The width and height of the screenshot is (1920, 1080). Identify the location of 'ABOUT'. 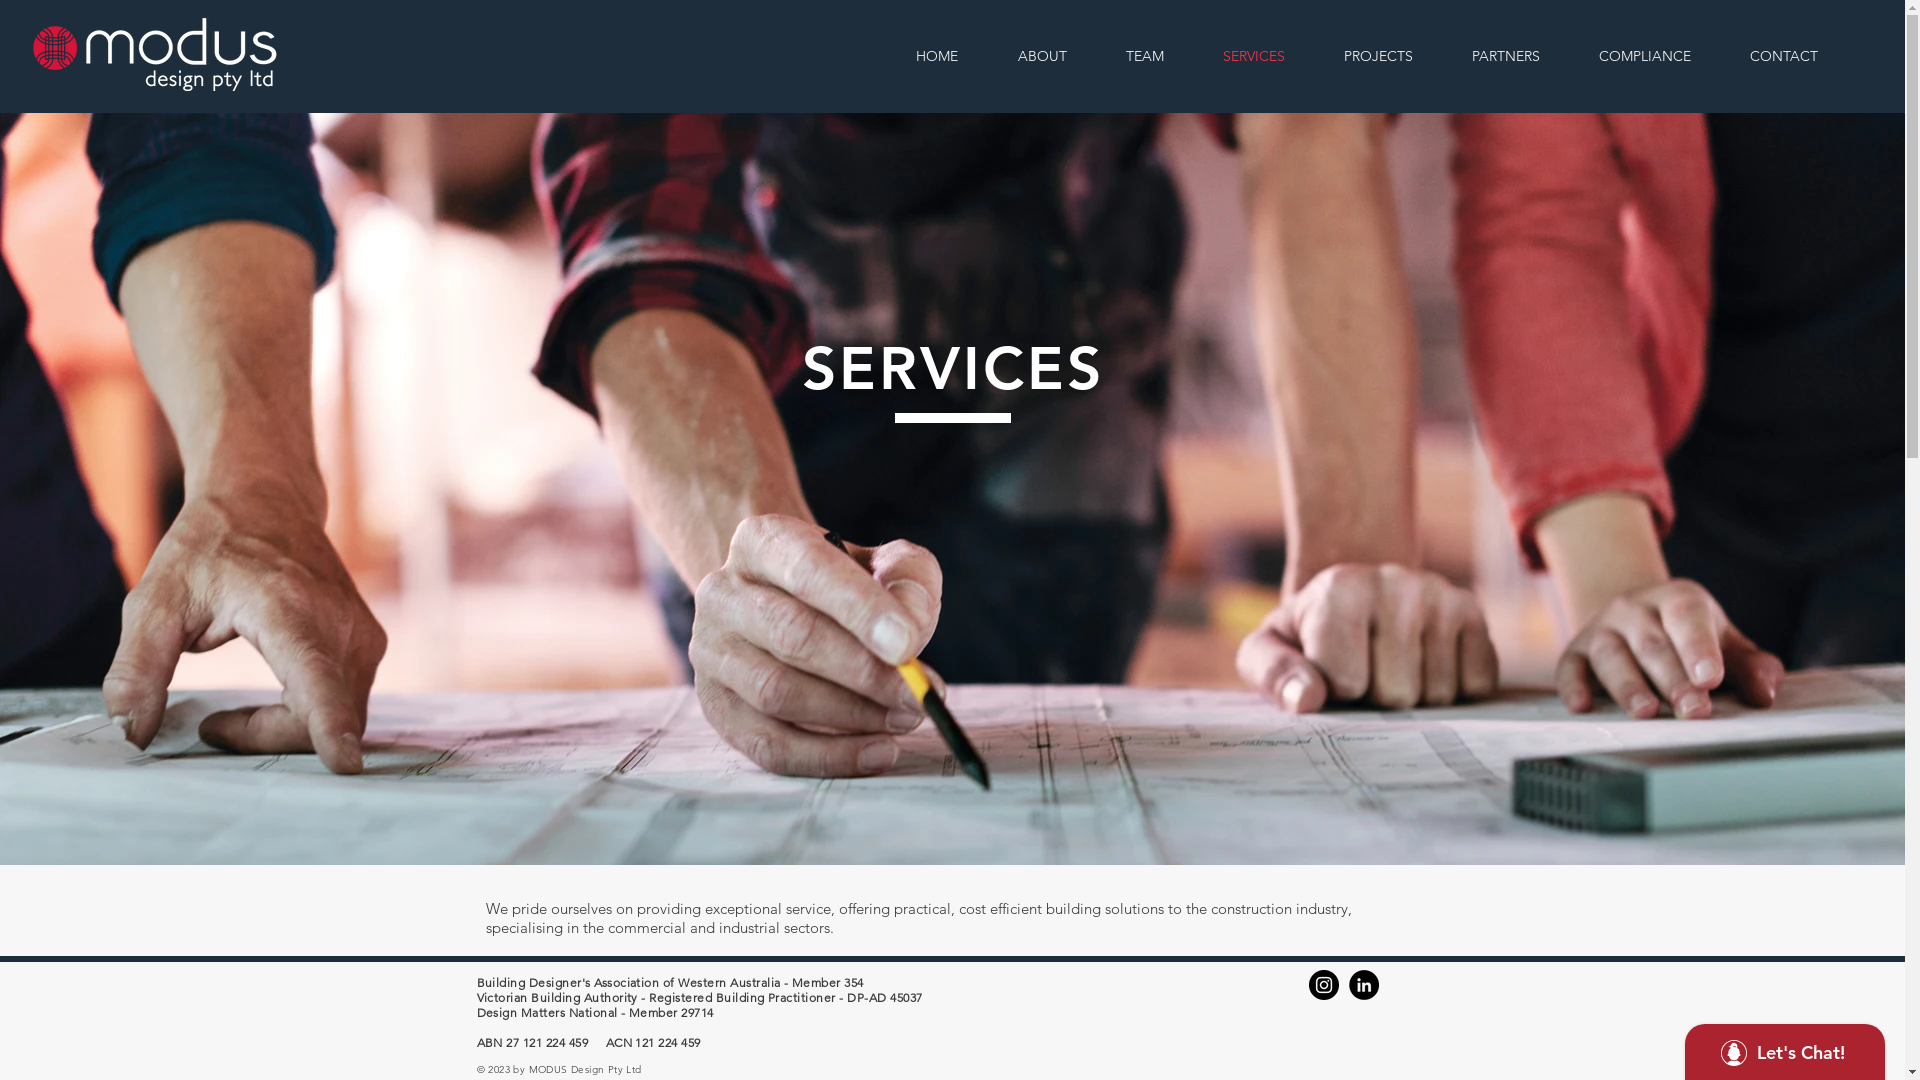
(1002, 55).